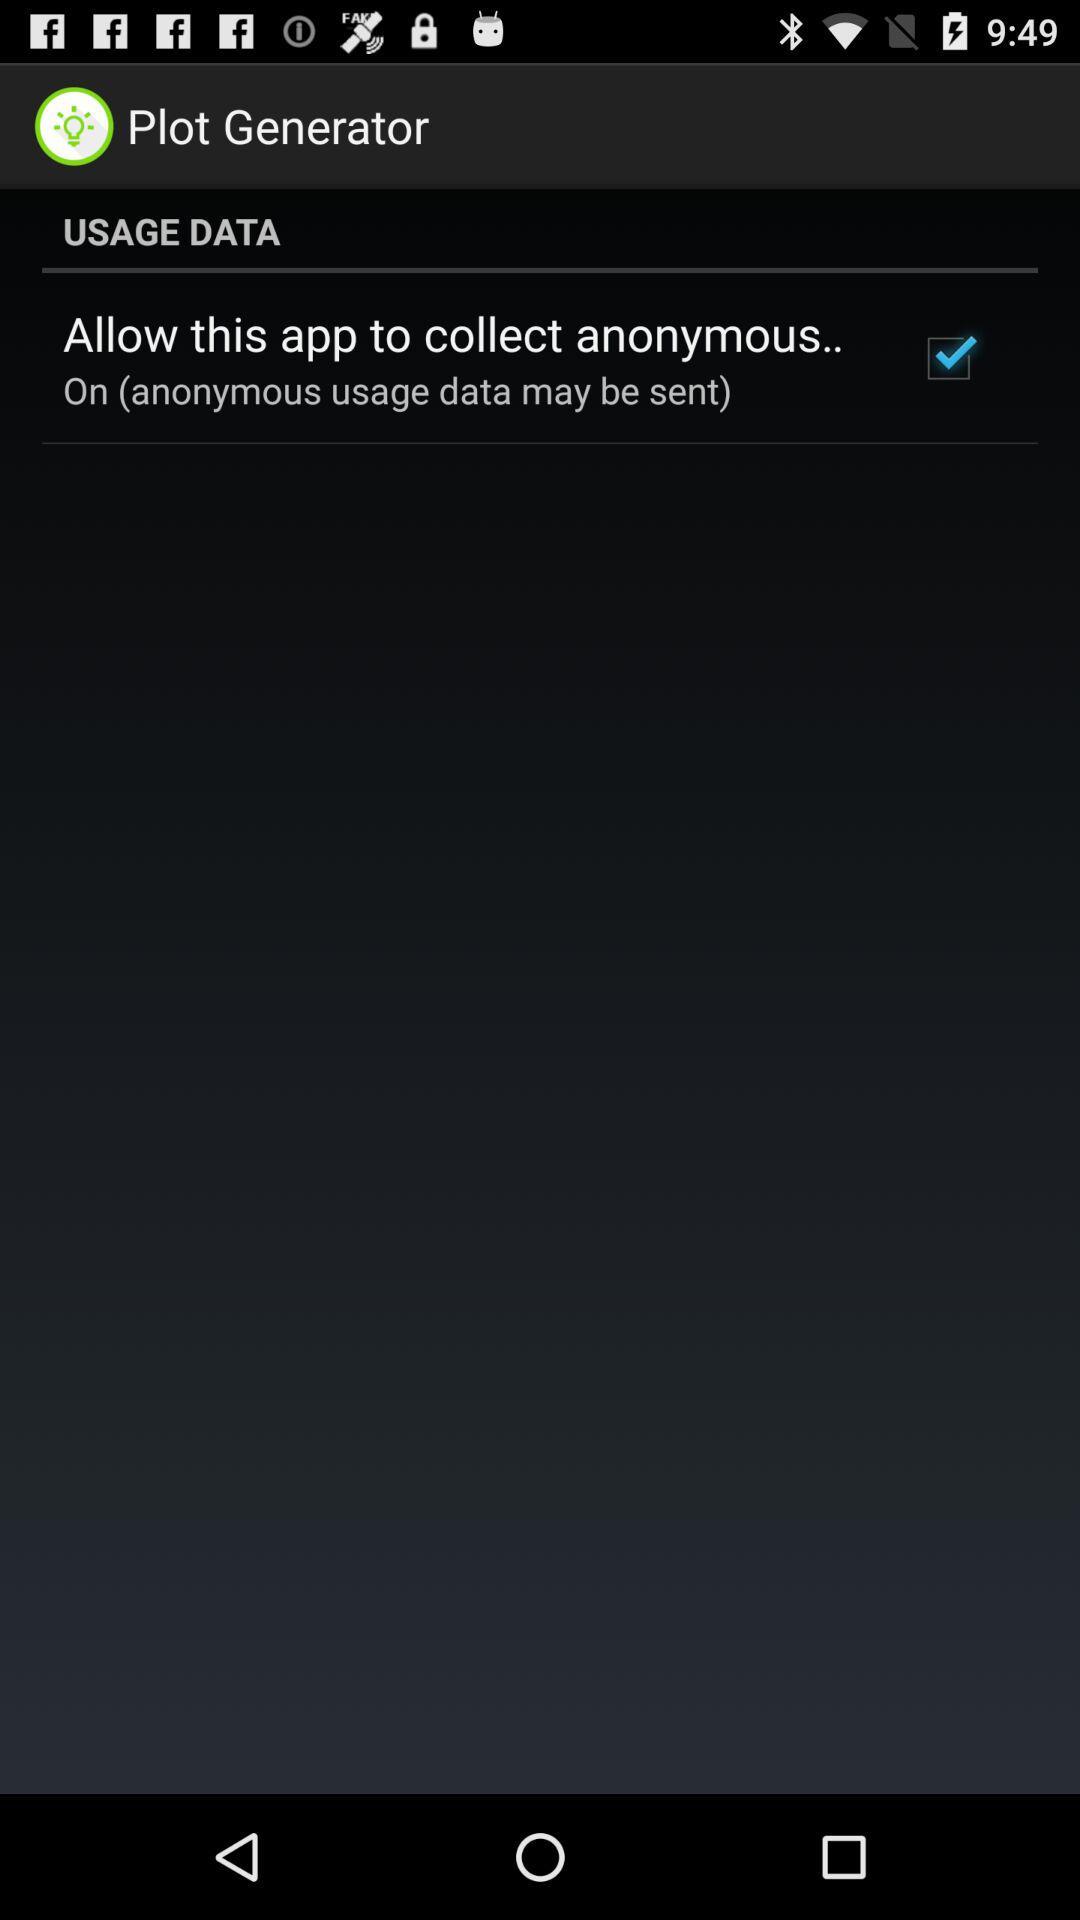 The width and height of the screenshot is (1080, 1920). Describe the element at coordinates (463, 333) in the screenshot. I see `the icon below the usage data` at that location.